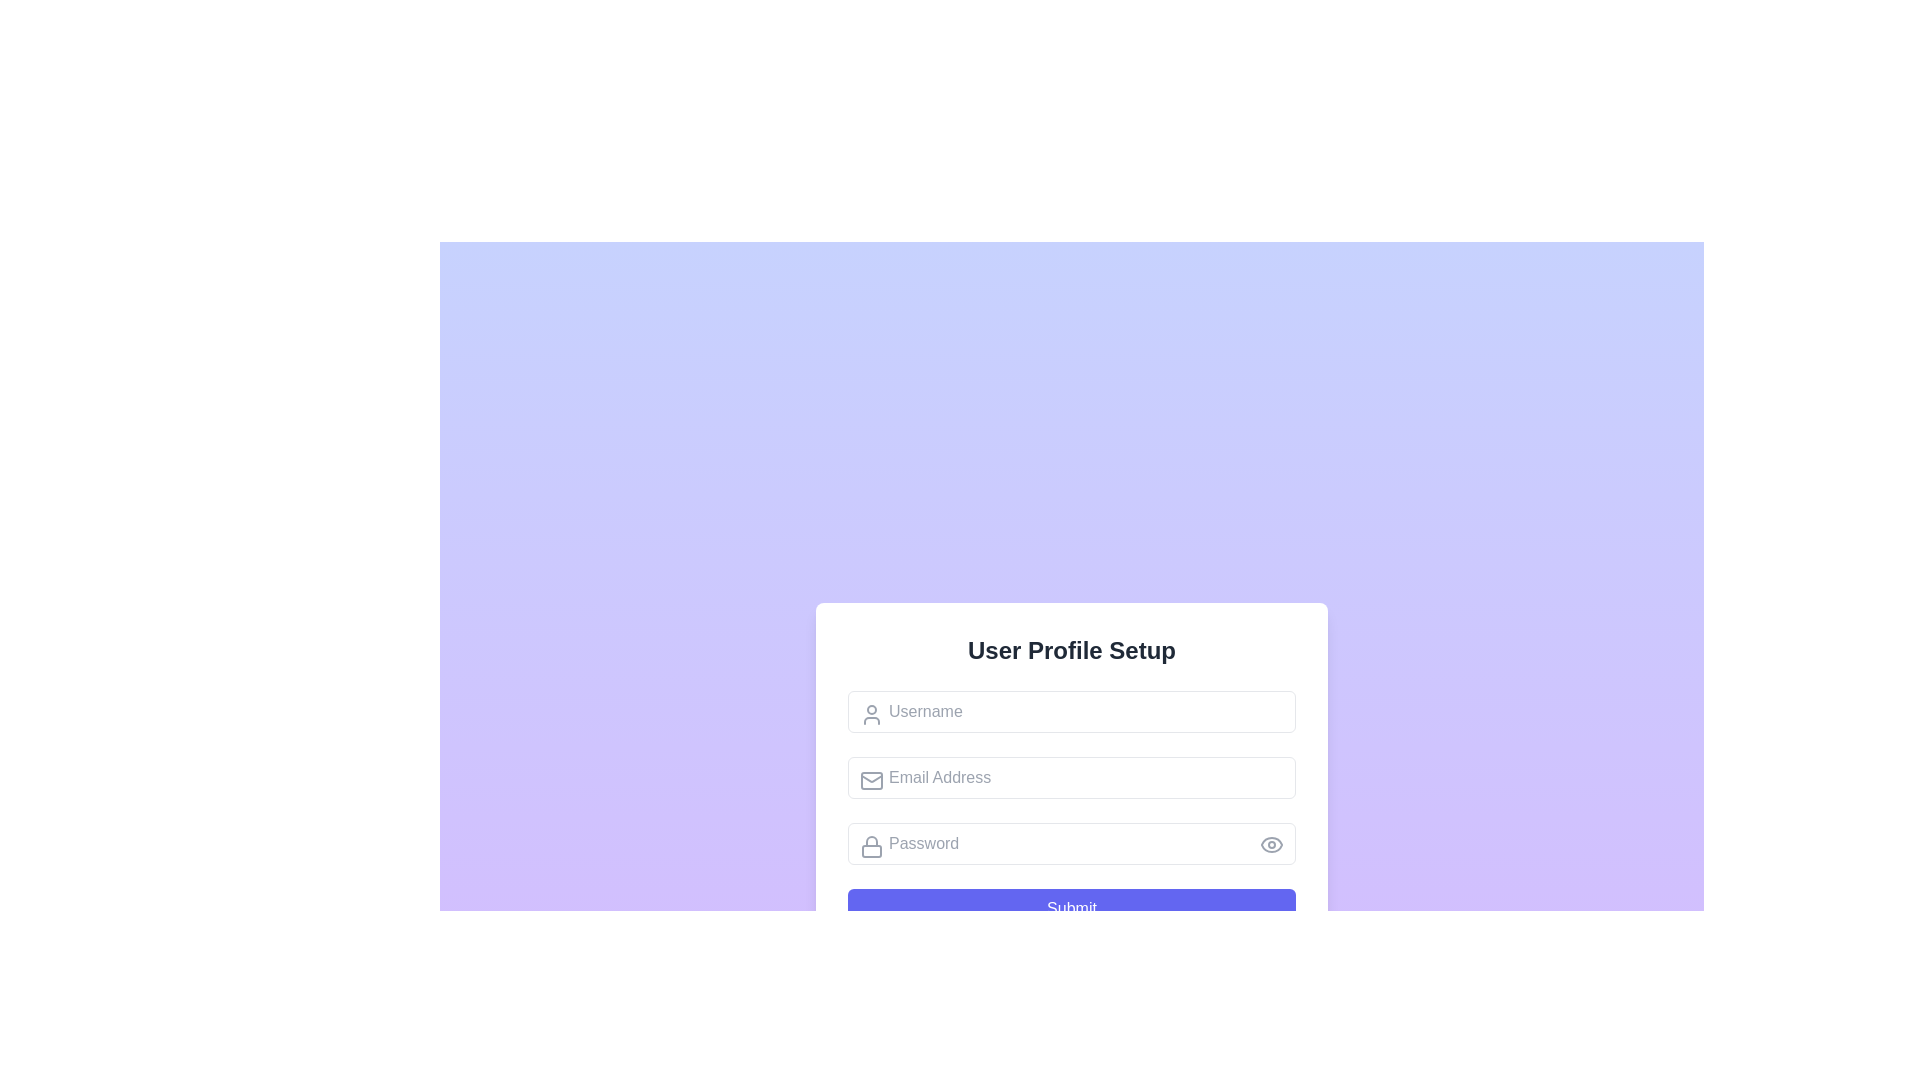 The height and width of the screenshot is (1080, 1920). What do you see at coordinates (872, 847) in the screenshot?
I see `the gray lock icon with thin lines located to the left inside the password input field` at bounding box center [872, 847].